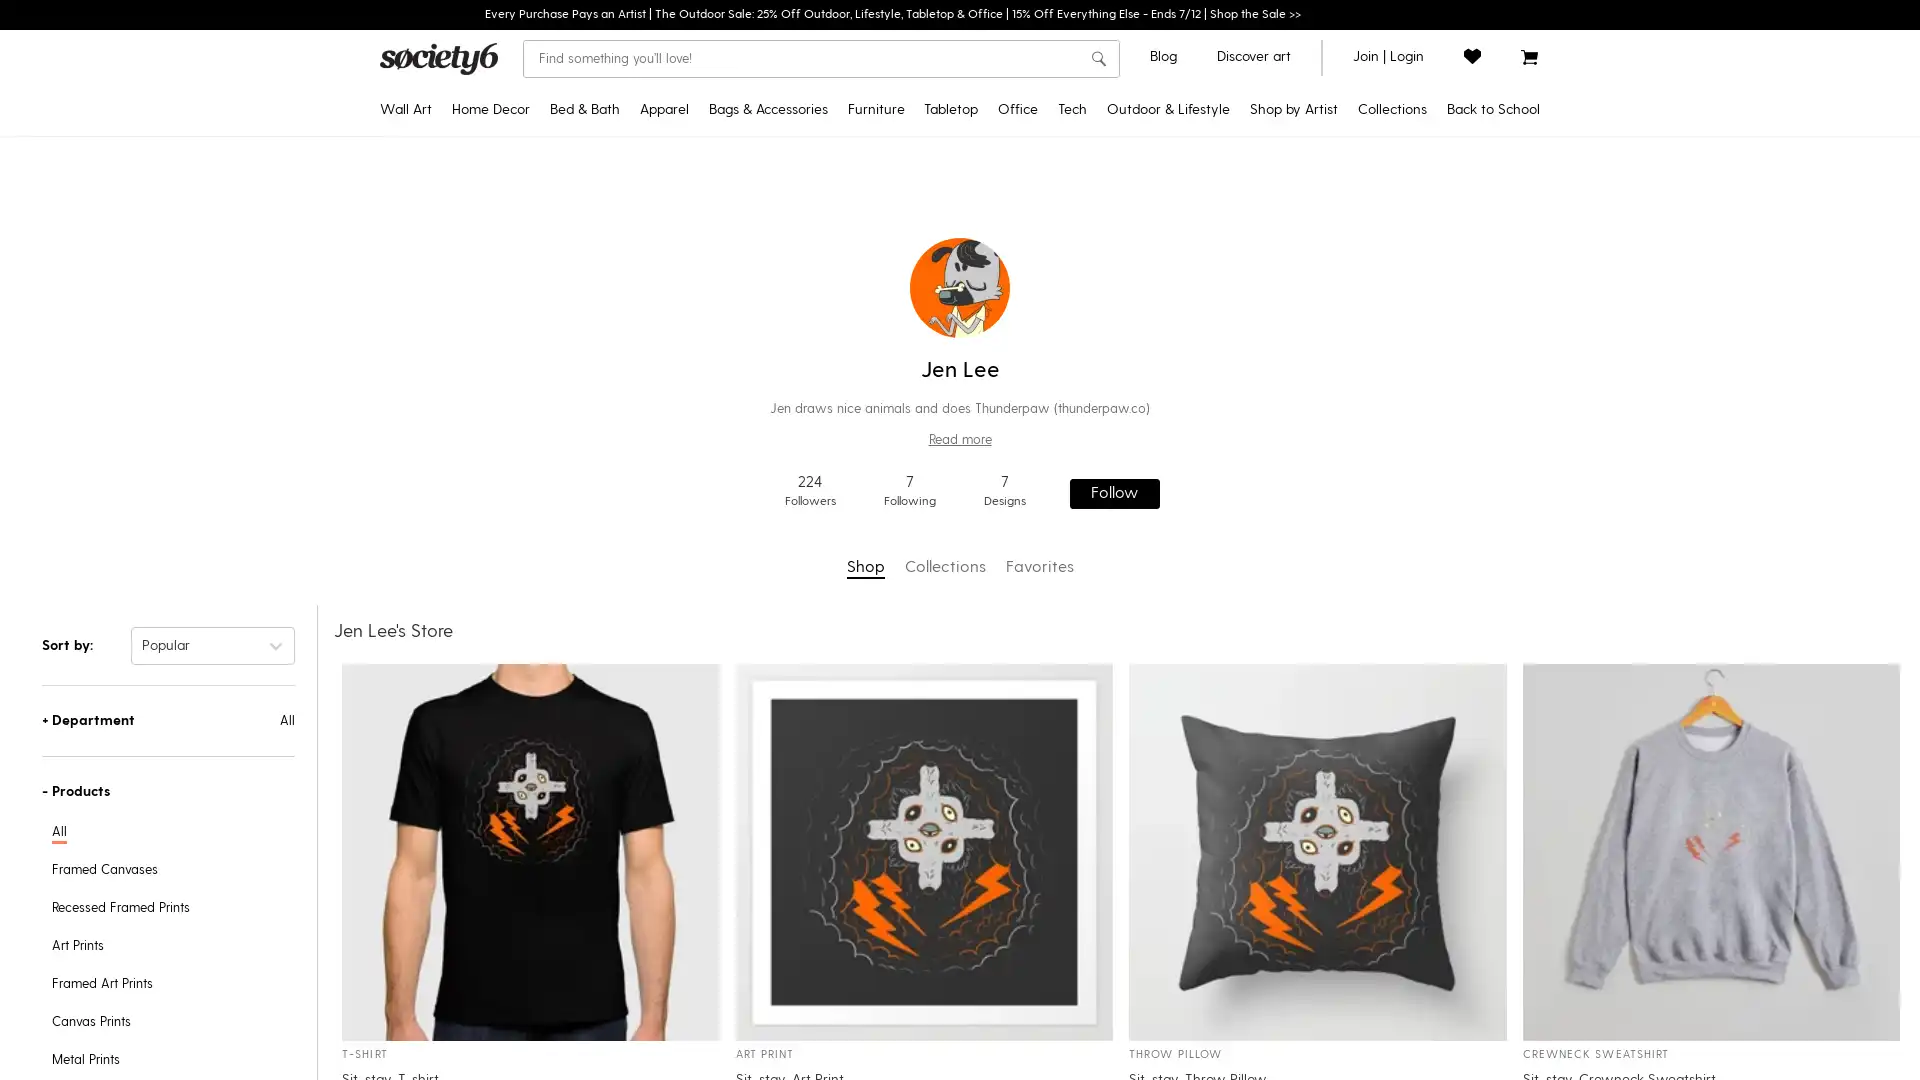  Describe the element at coordinates (528, 353) in the screenshot. I see `Sheer Curtains` at that location.